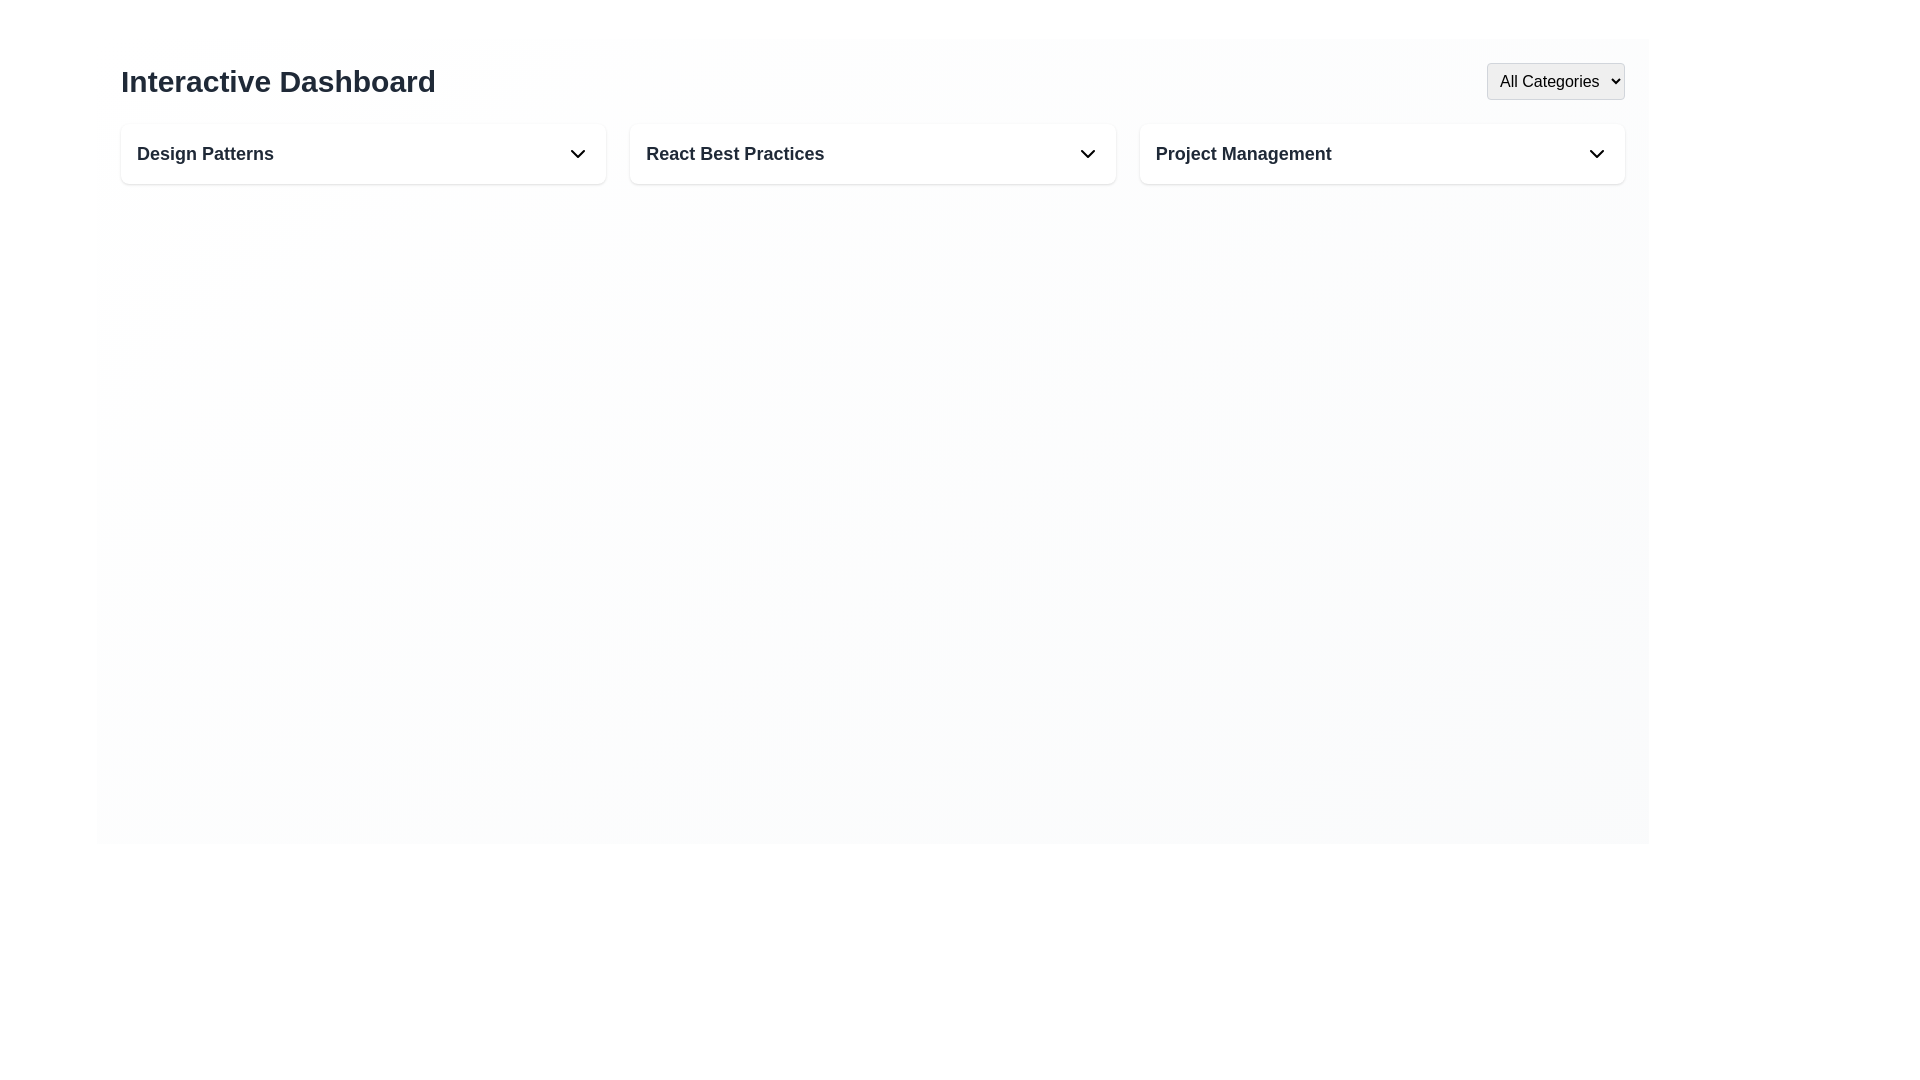 The width and height of the screenshot is (1920, 1080). I want to click on the 'Project Management' dropdown trigger, so click(1381, 153).